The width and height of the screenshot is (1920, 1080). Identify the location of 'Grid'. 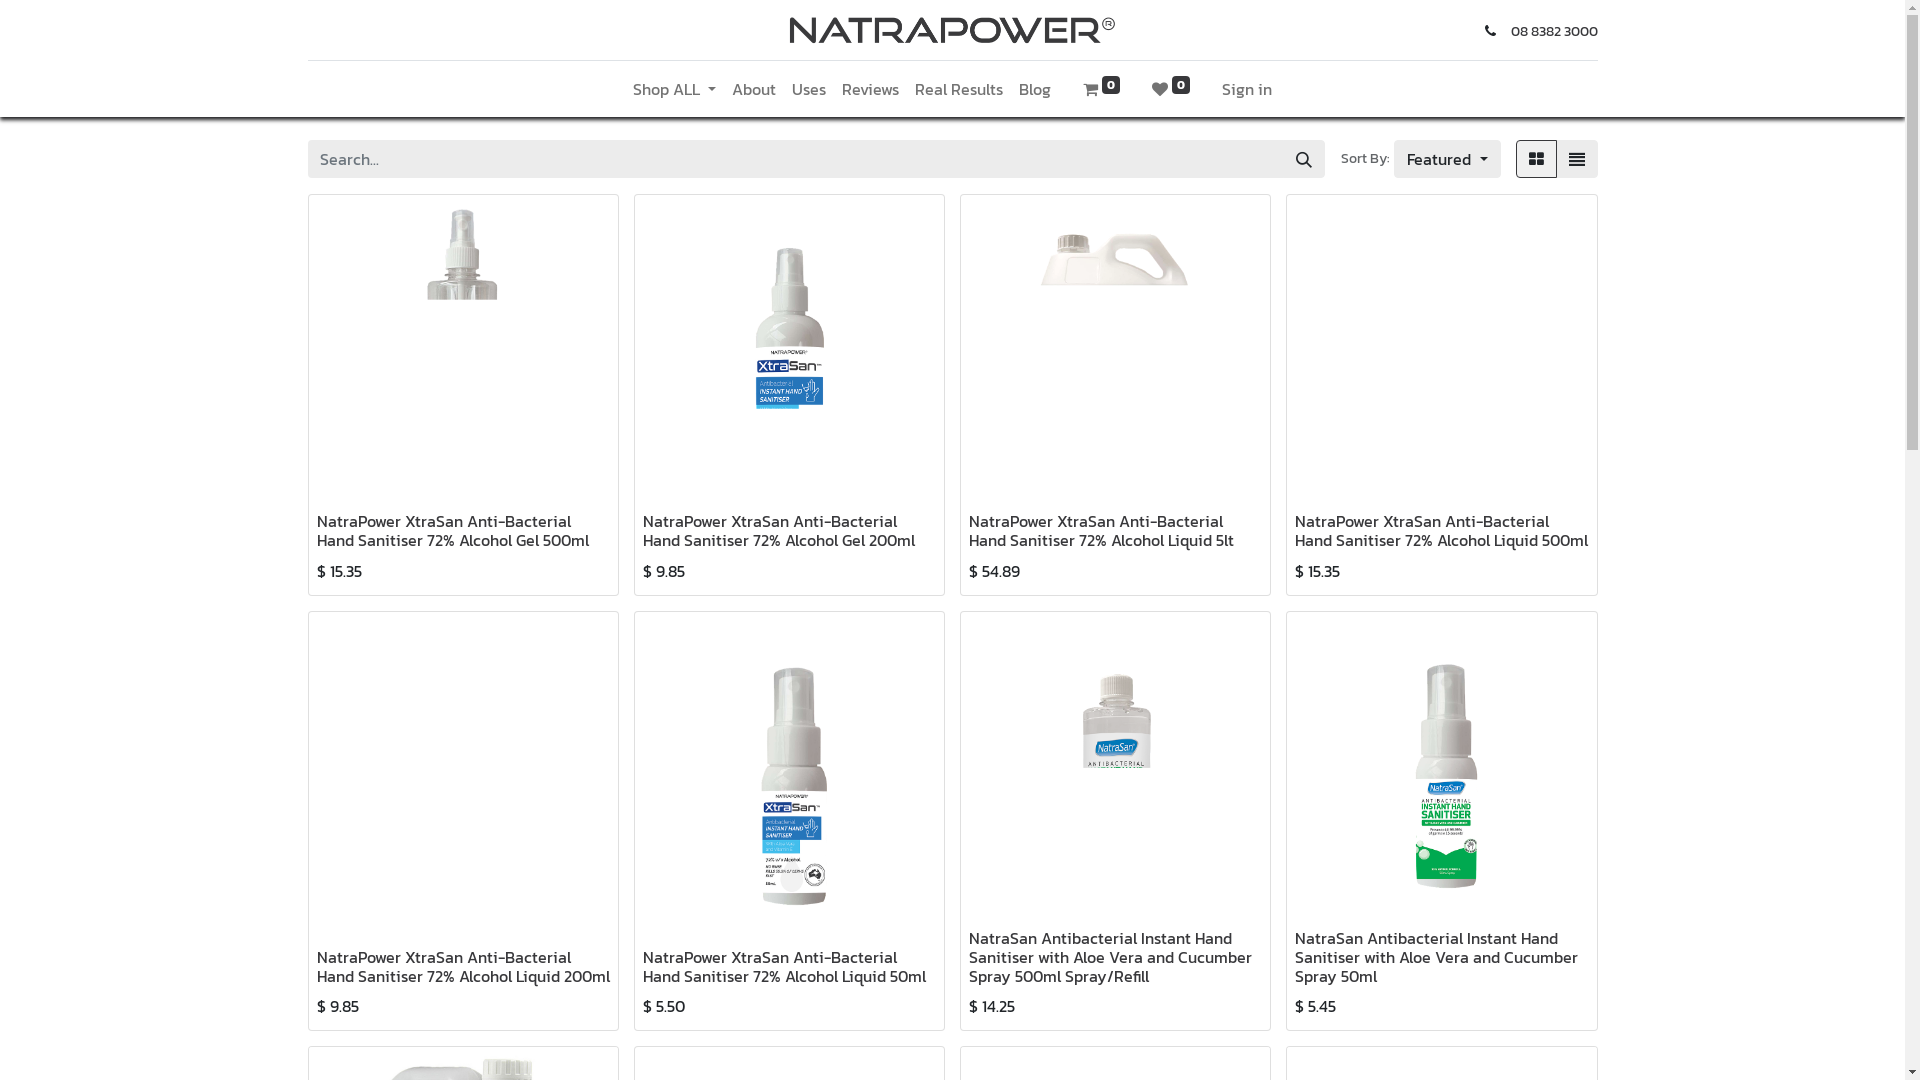
(1535, 157).